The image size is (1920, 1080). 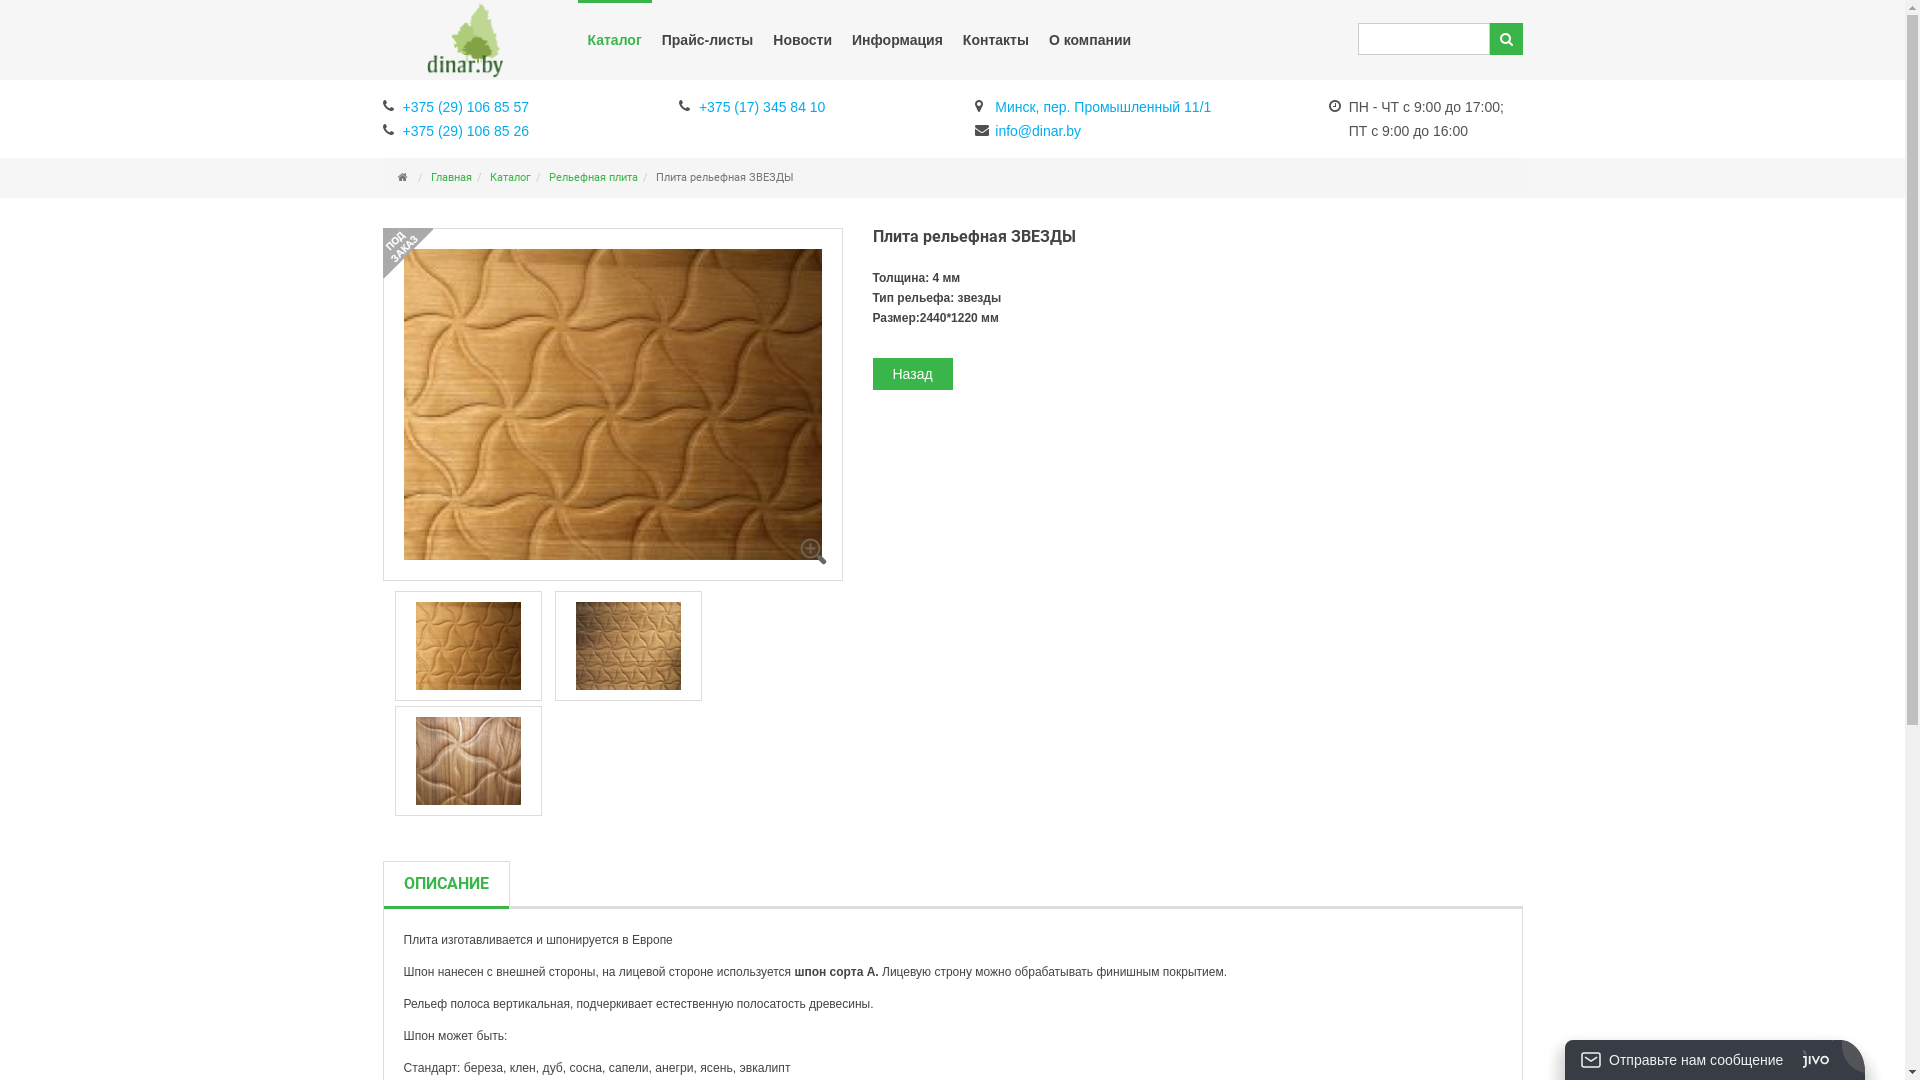 What do you see at coordinates (751, 104) in the screenshot?
I see `'+375 (17) 345 84 10'` at bounding box center [751, 104].